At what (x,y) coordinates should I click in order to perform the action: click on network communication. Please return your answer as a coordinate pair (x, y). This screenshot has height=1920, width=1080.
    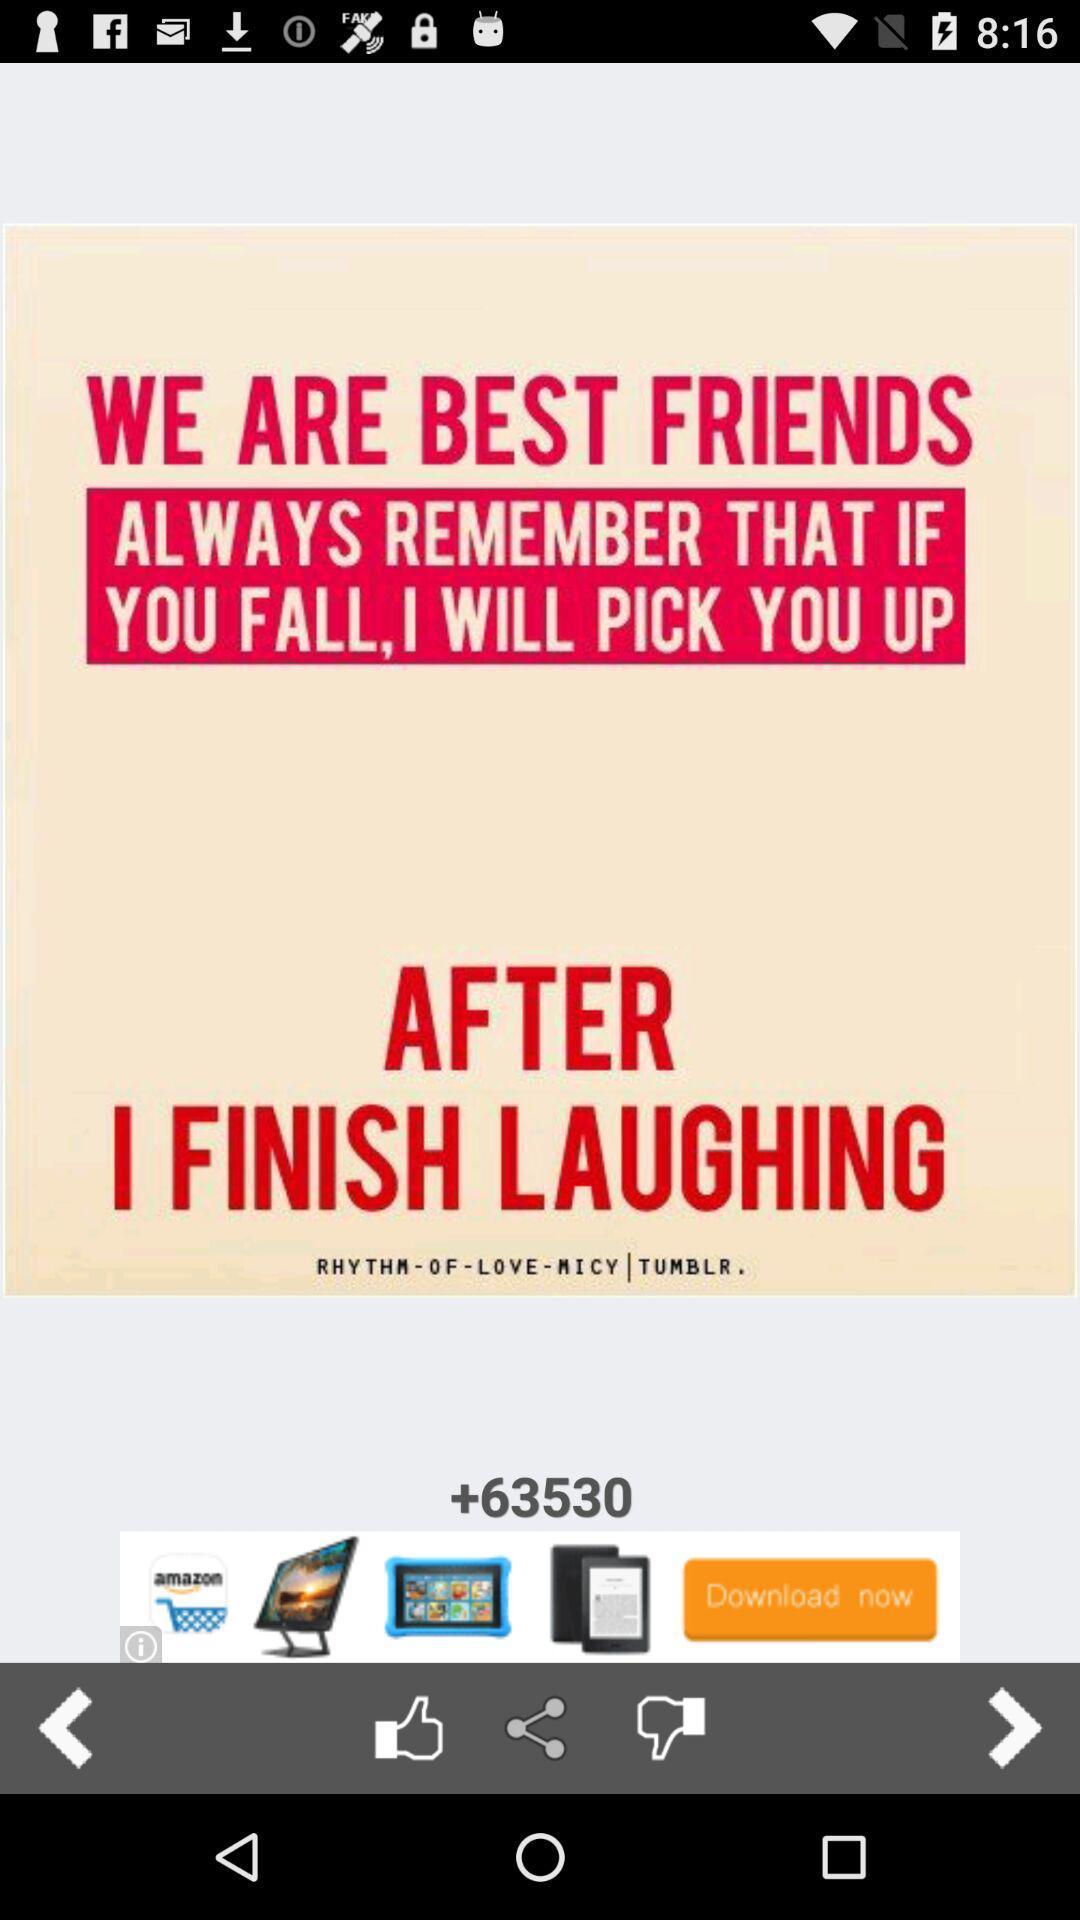
    Looking at the image, I should click on (538, 1727).